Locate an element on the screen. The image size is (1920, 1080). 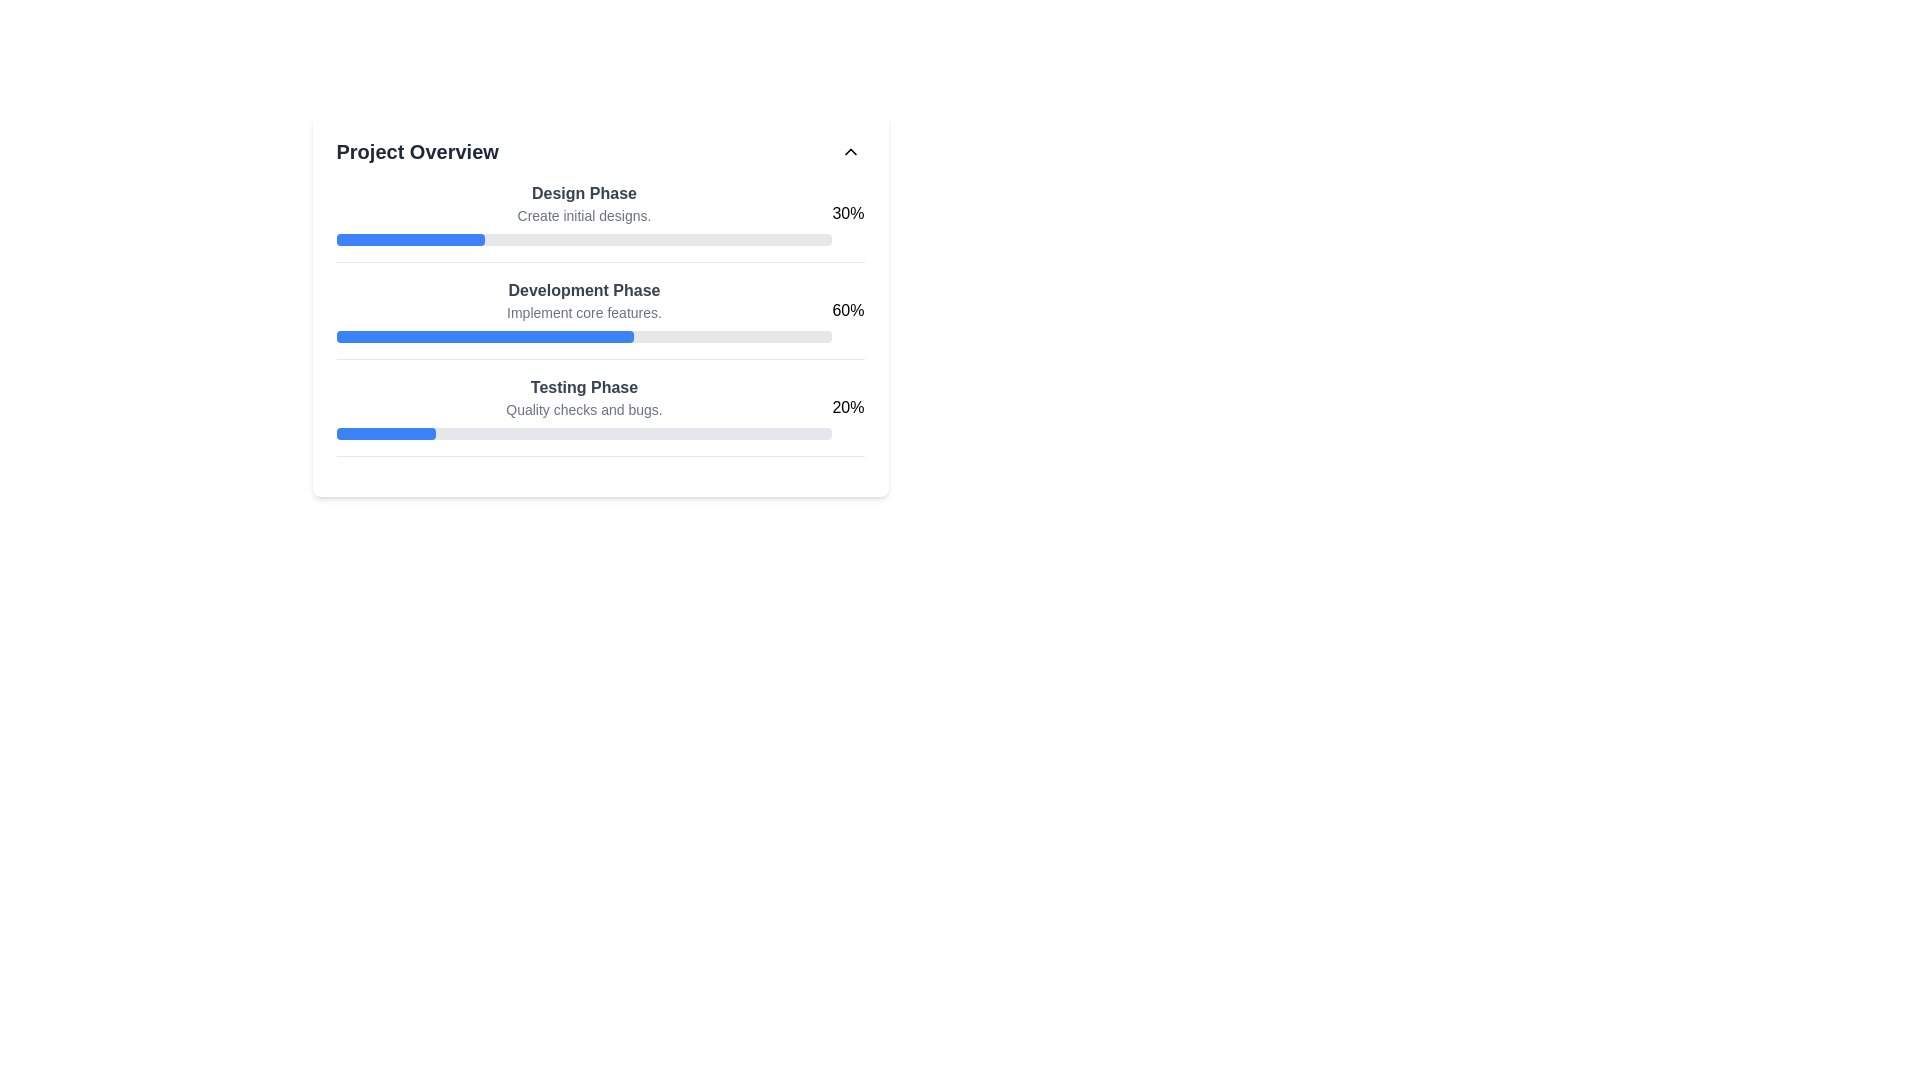
text label containing the phrase 'Implement core features.' which is styled with a small gray font and located below the 'Development Phase' header and above a progress bar indicating 60% completion is located at coordinates (583, 312).